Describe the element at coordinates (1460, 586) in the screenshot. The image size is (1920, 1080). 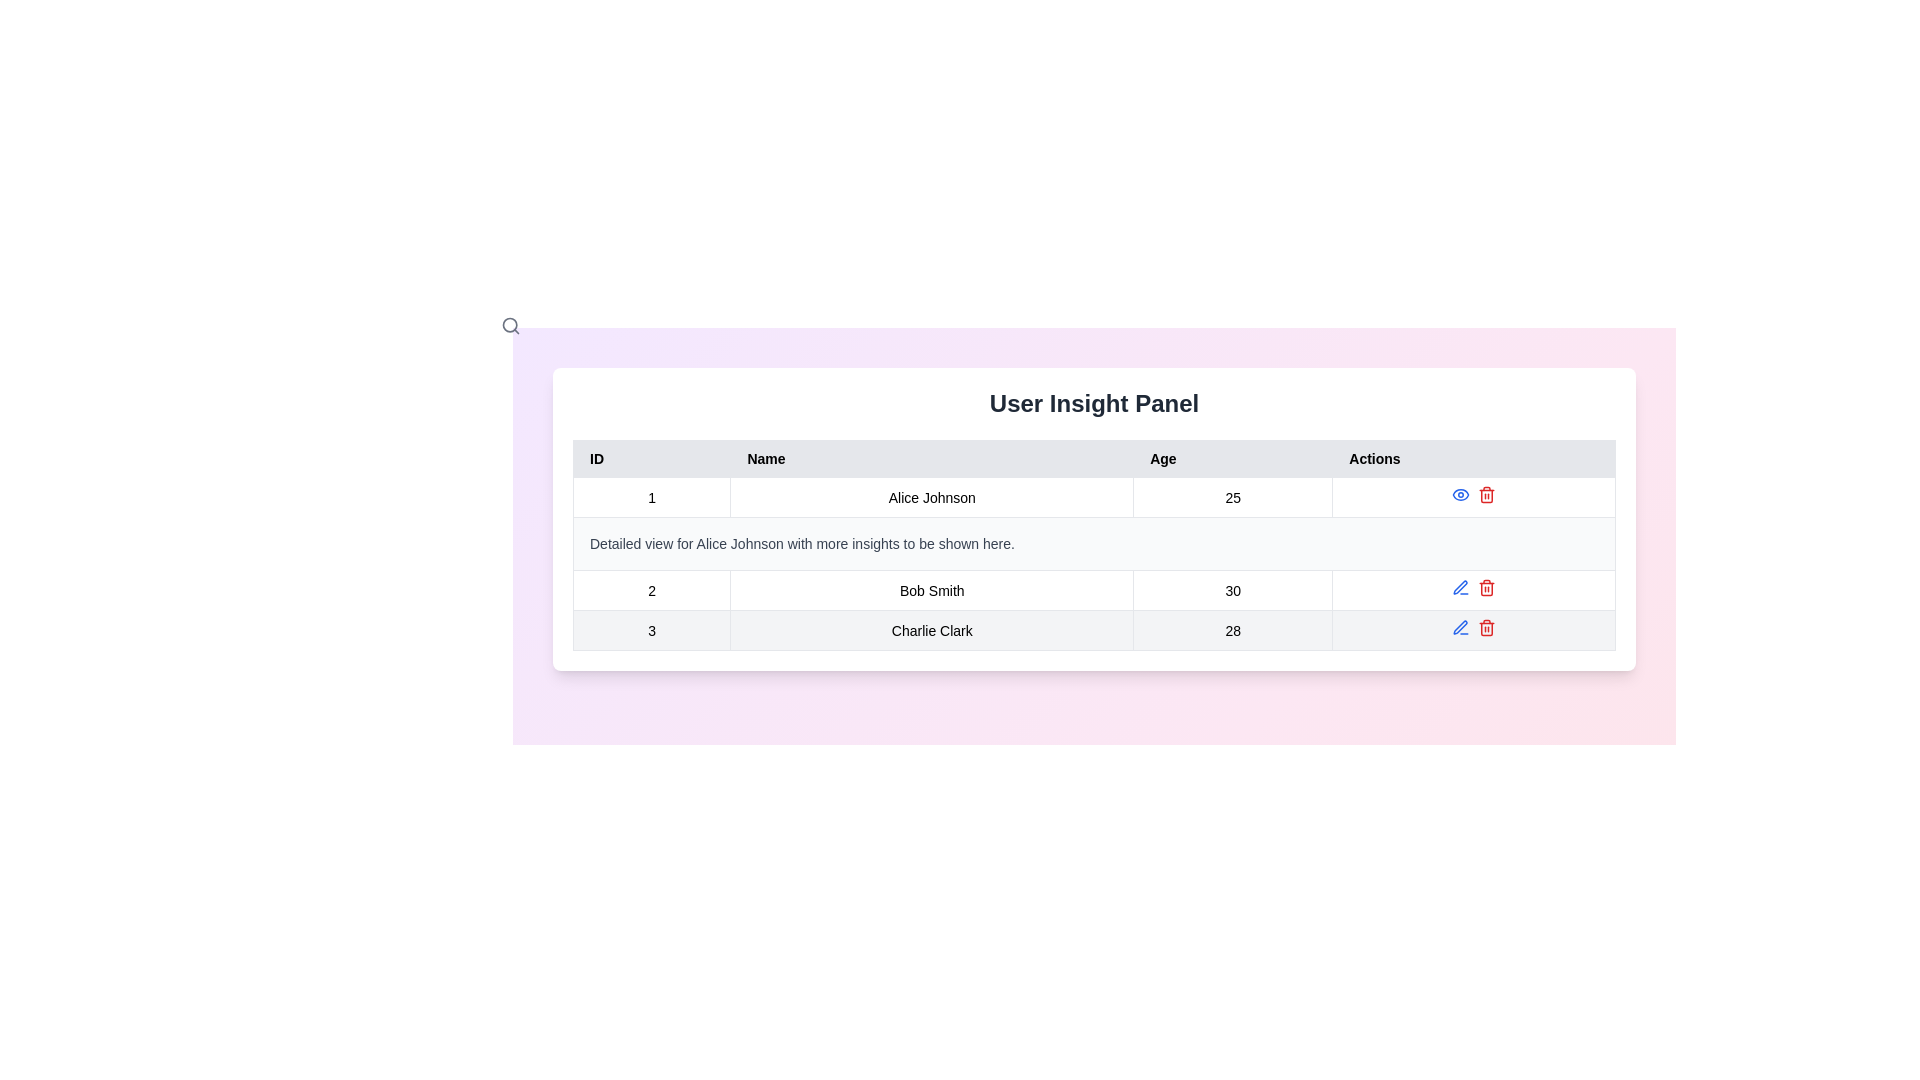
I see `the Icon button in the 'Actions' column for the entry of 'Charlie Clark', which is intended to trigger an edit action` at that location.